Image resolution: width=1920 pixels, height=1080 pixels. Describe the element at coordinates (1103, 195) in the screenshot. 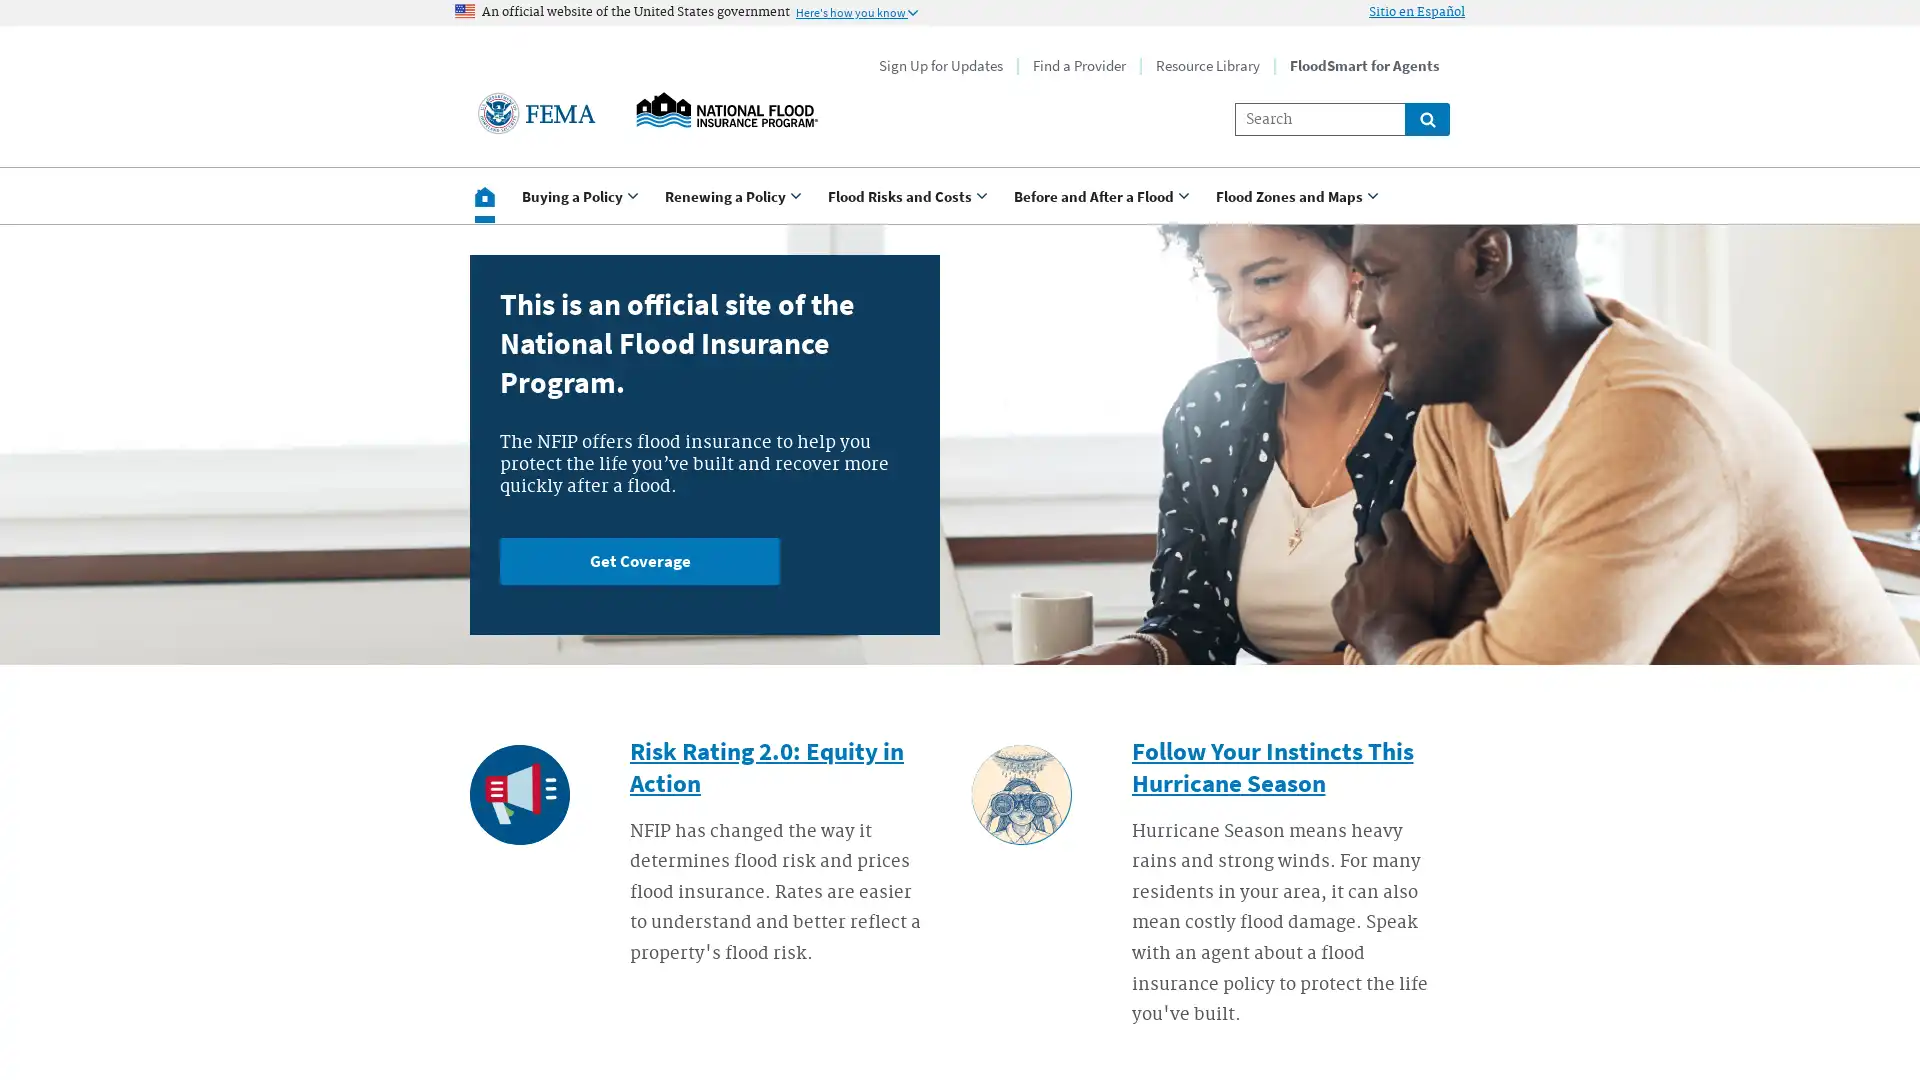

I see `Use <enter> and shift + <enter> to open and close the drop down to sub-menus` at that location.